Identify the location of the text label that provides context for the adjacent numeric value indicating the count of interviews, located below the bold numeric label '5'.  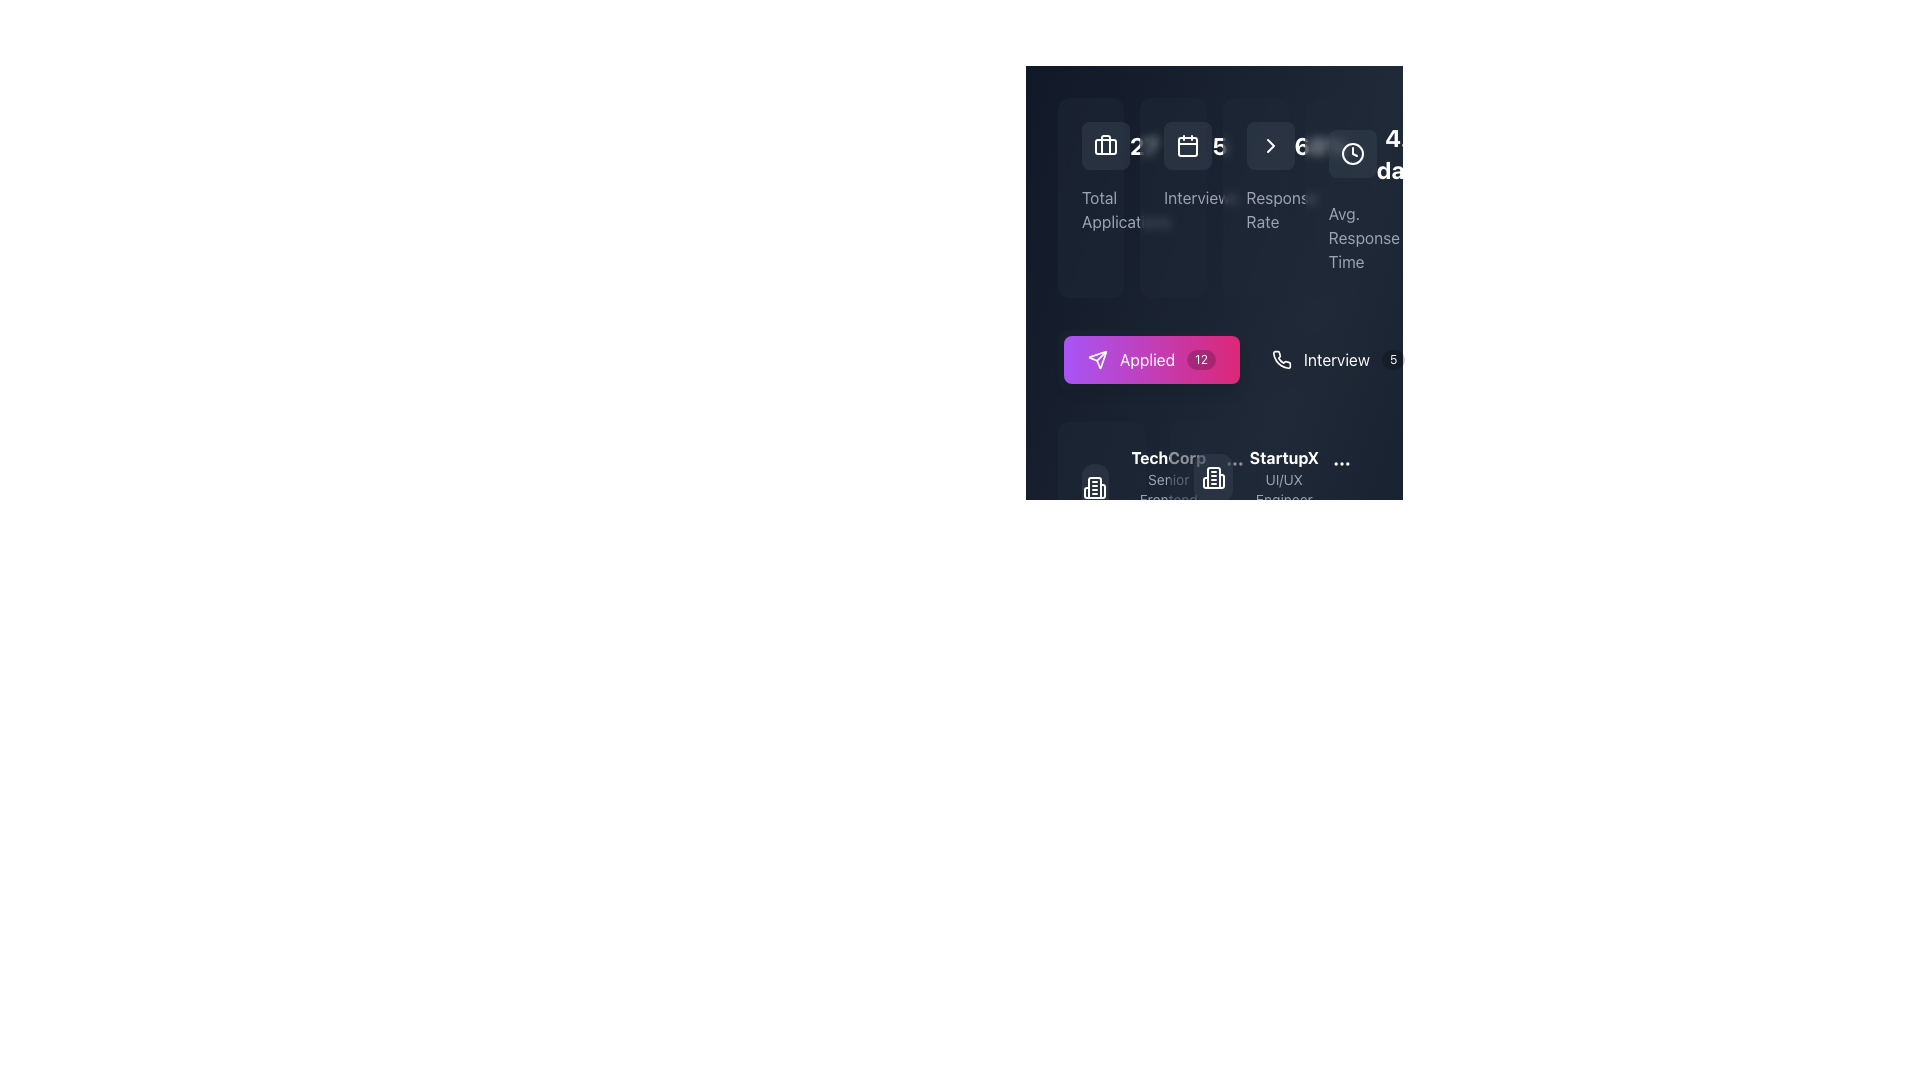
(1173, 197).